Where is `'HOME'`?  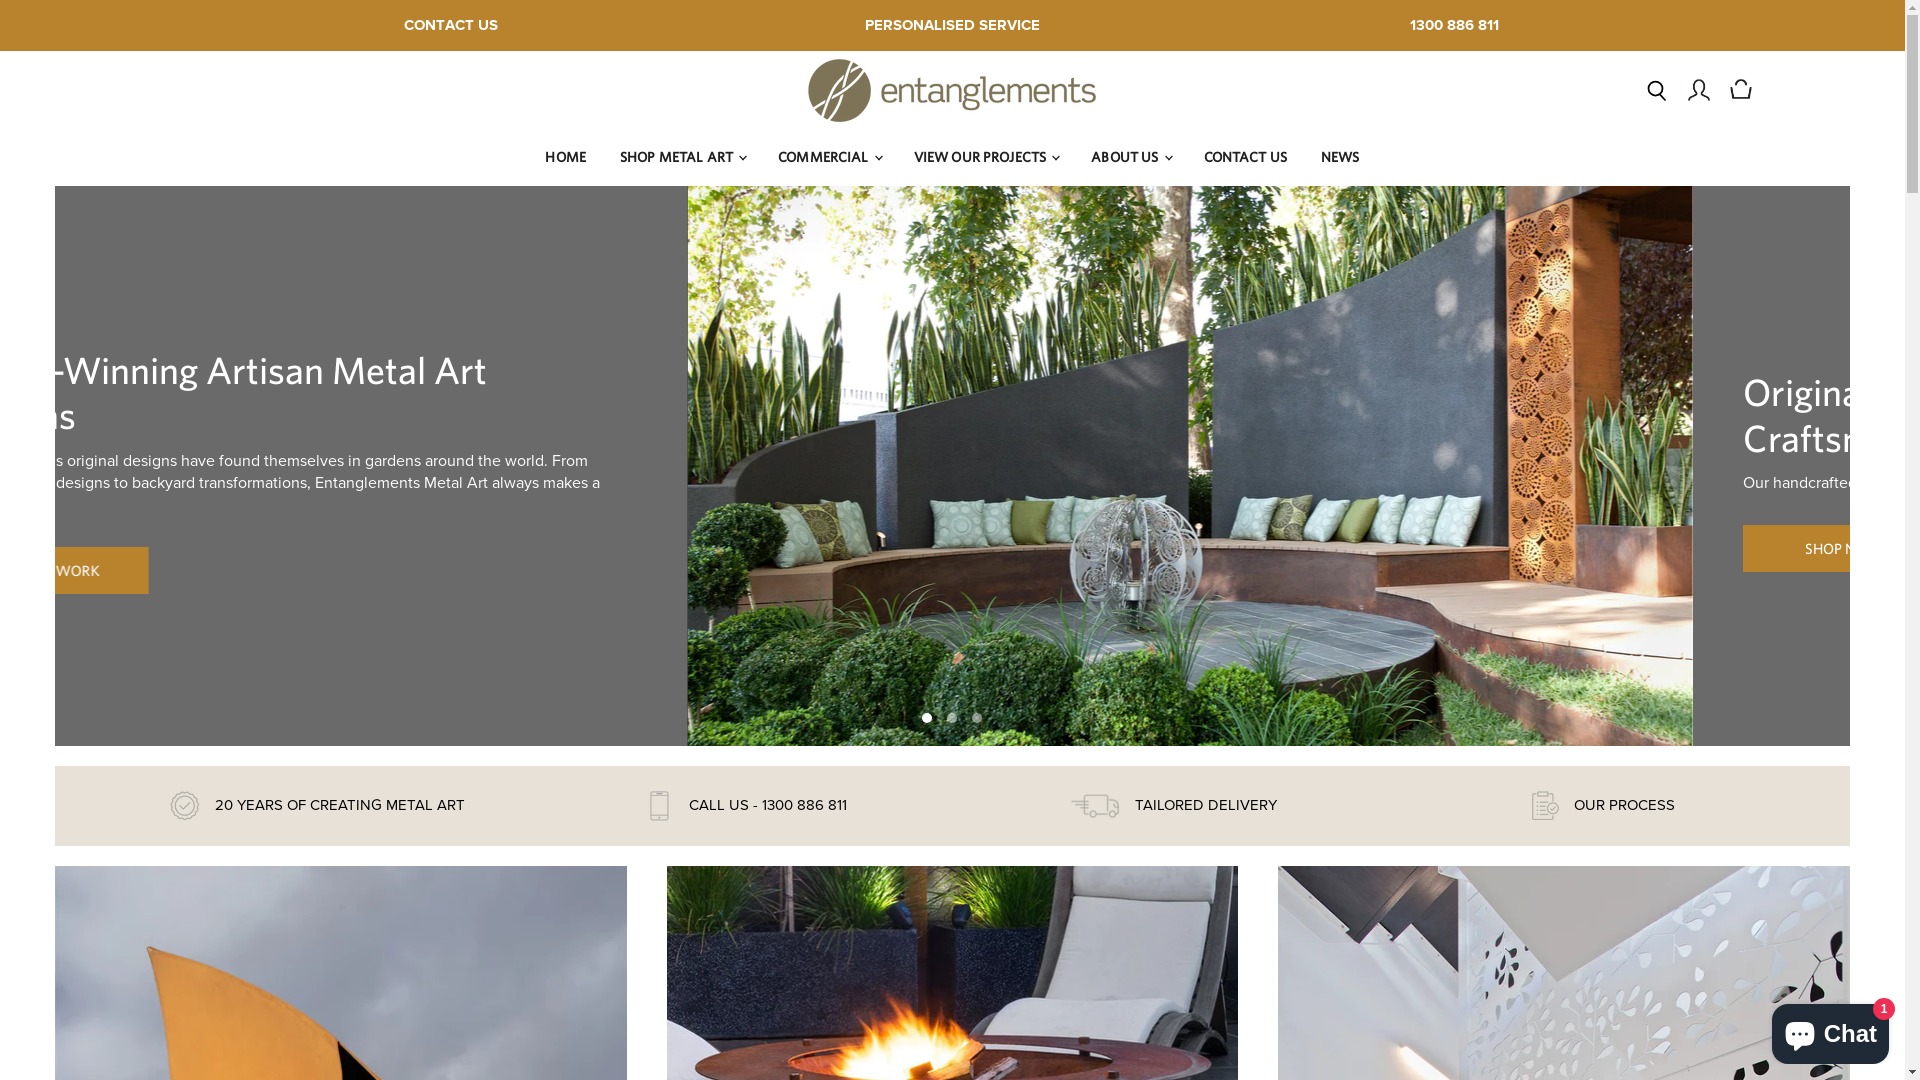
'HOME' is located at coordinates (564, 156).